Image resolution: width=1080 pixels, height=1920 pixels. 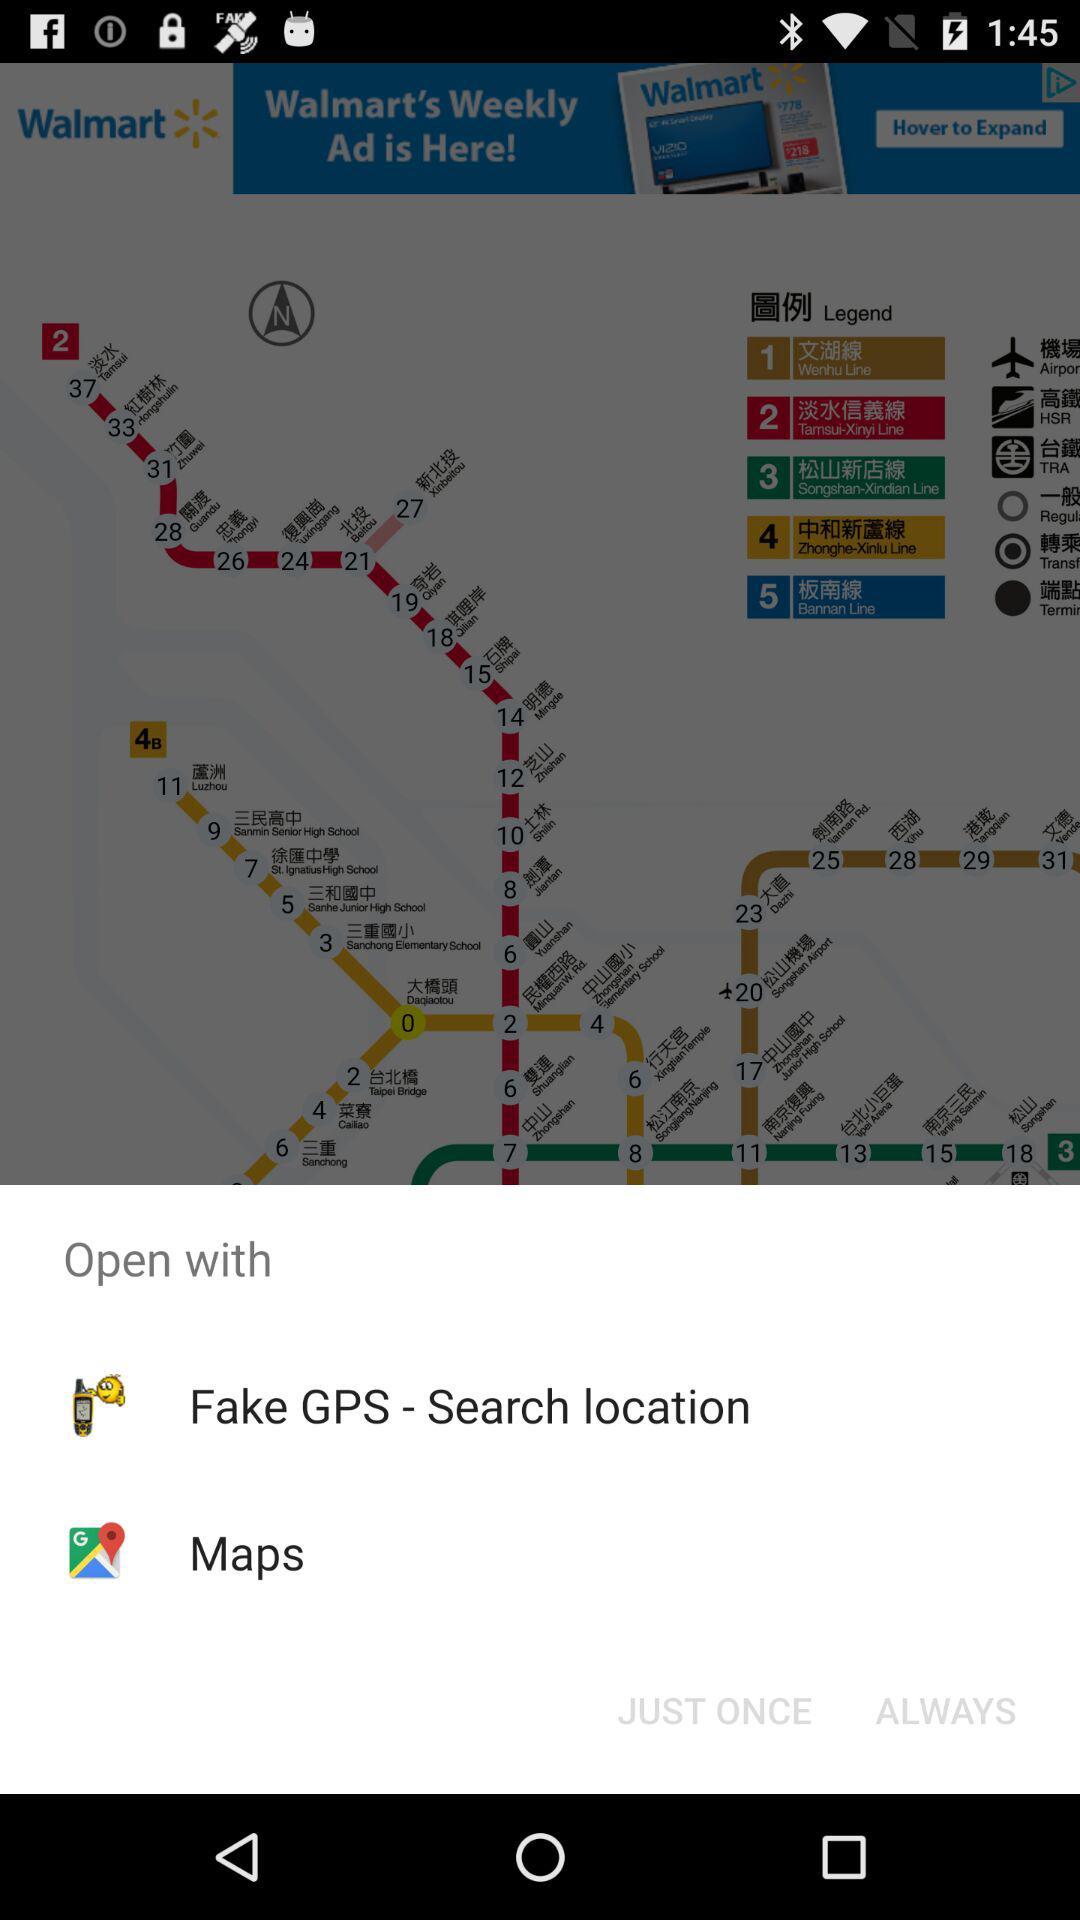 What do you see at coordinates (713, 1708) in the screenshot?
I see `the item next to the always item` at bounding box center [713, 1708].